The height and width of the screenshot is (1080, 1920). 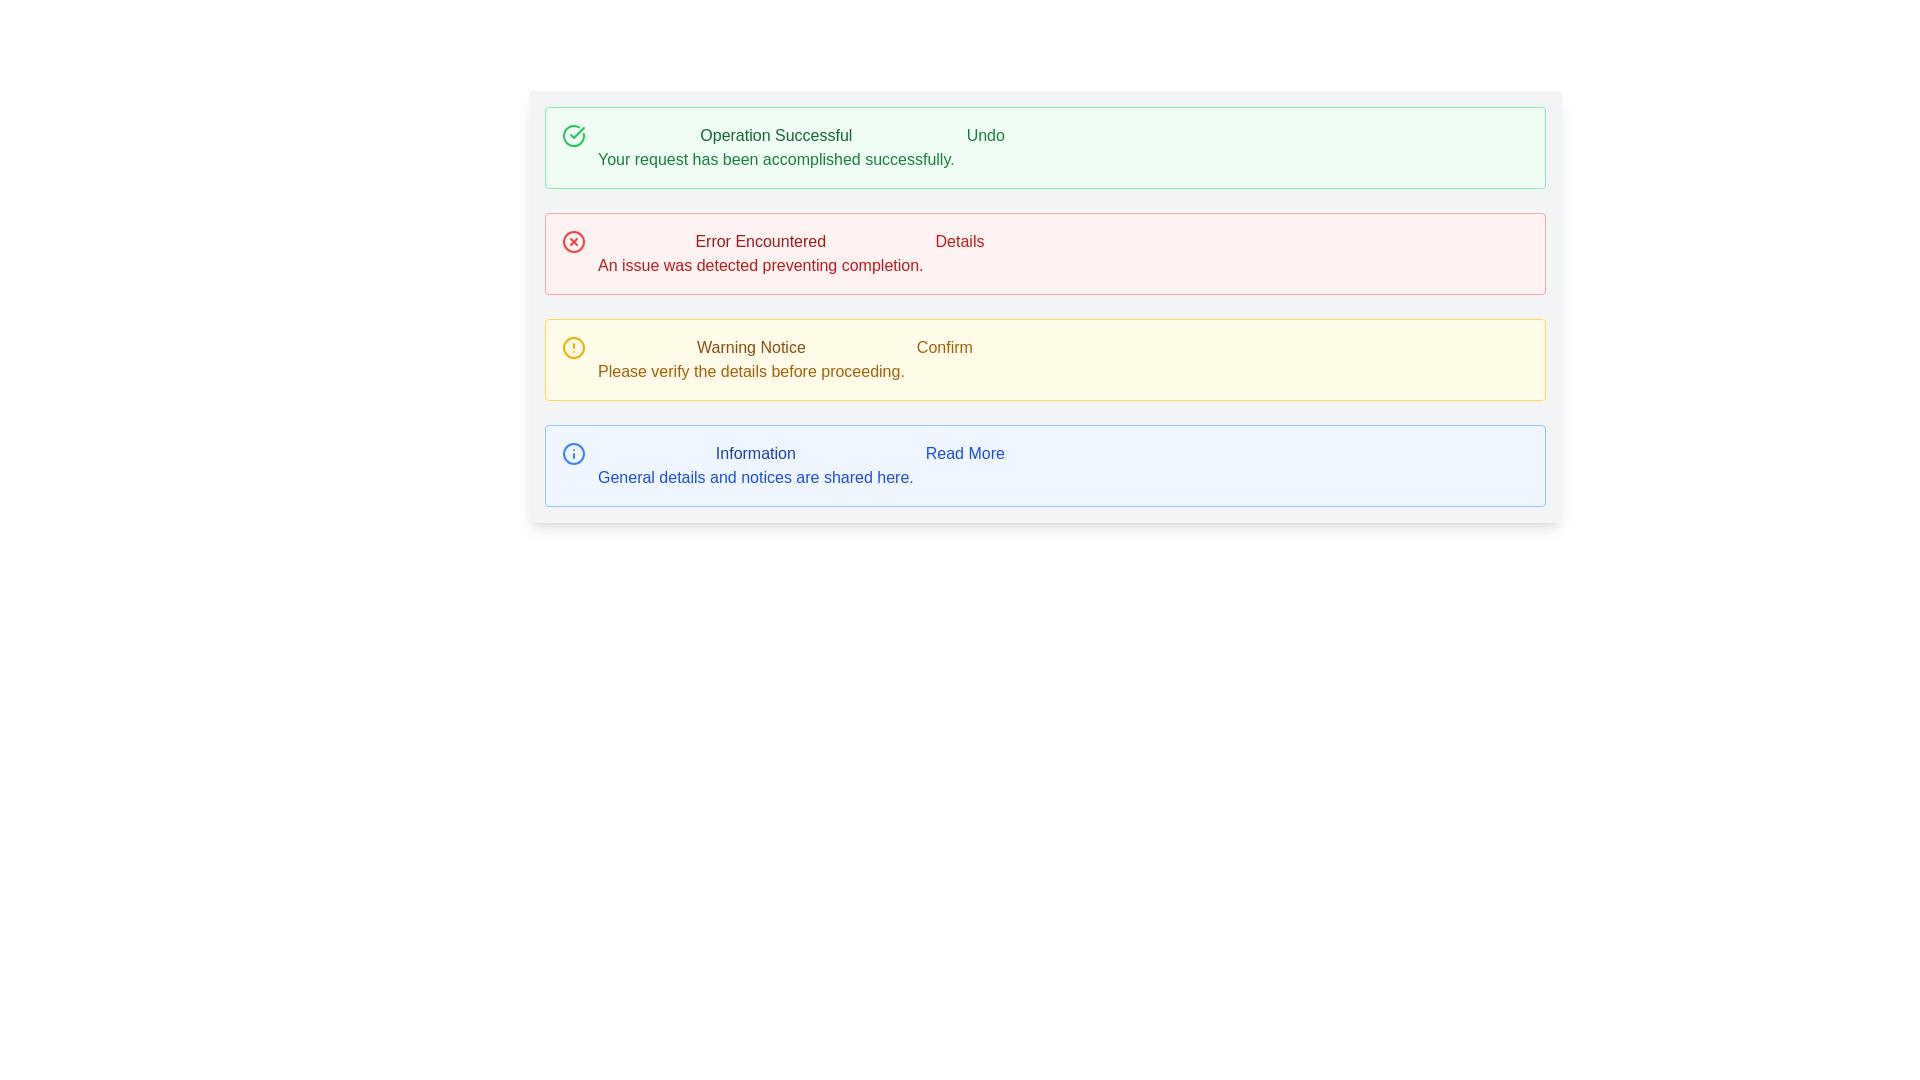 What do you see at coordinates (573, 454) in the screenshot?
I see `the information icon located at the leftmost side of the lower-most card with a light blue background, which indicates that the associated card contains informational content` at bounding box center [573, 454].